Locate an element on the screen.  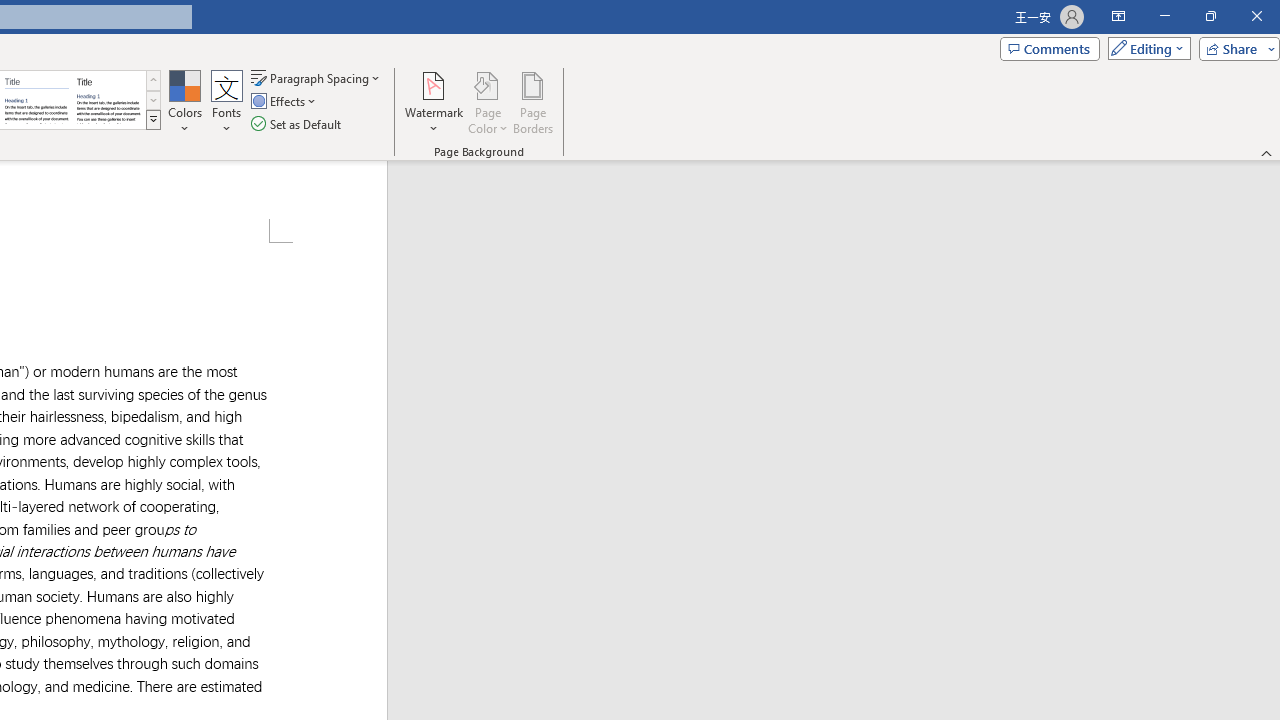
'Paragraph Spacing' is located at coordinates (316, 77).